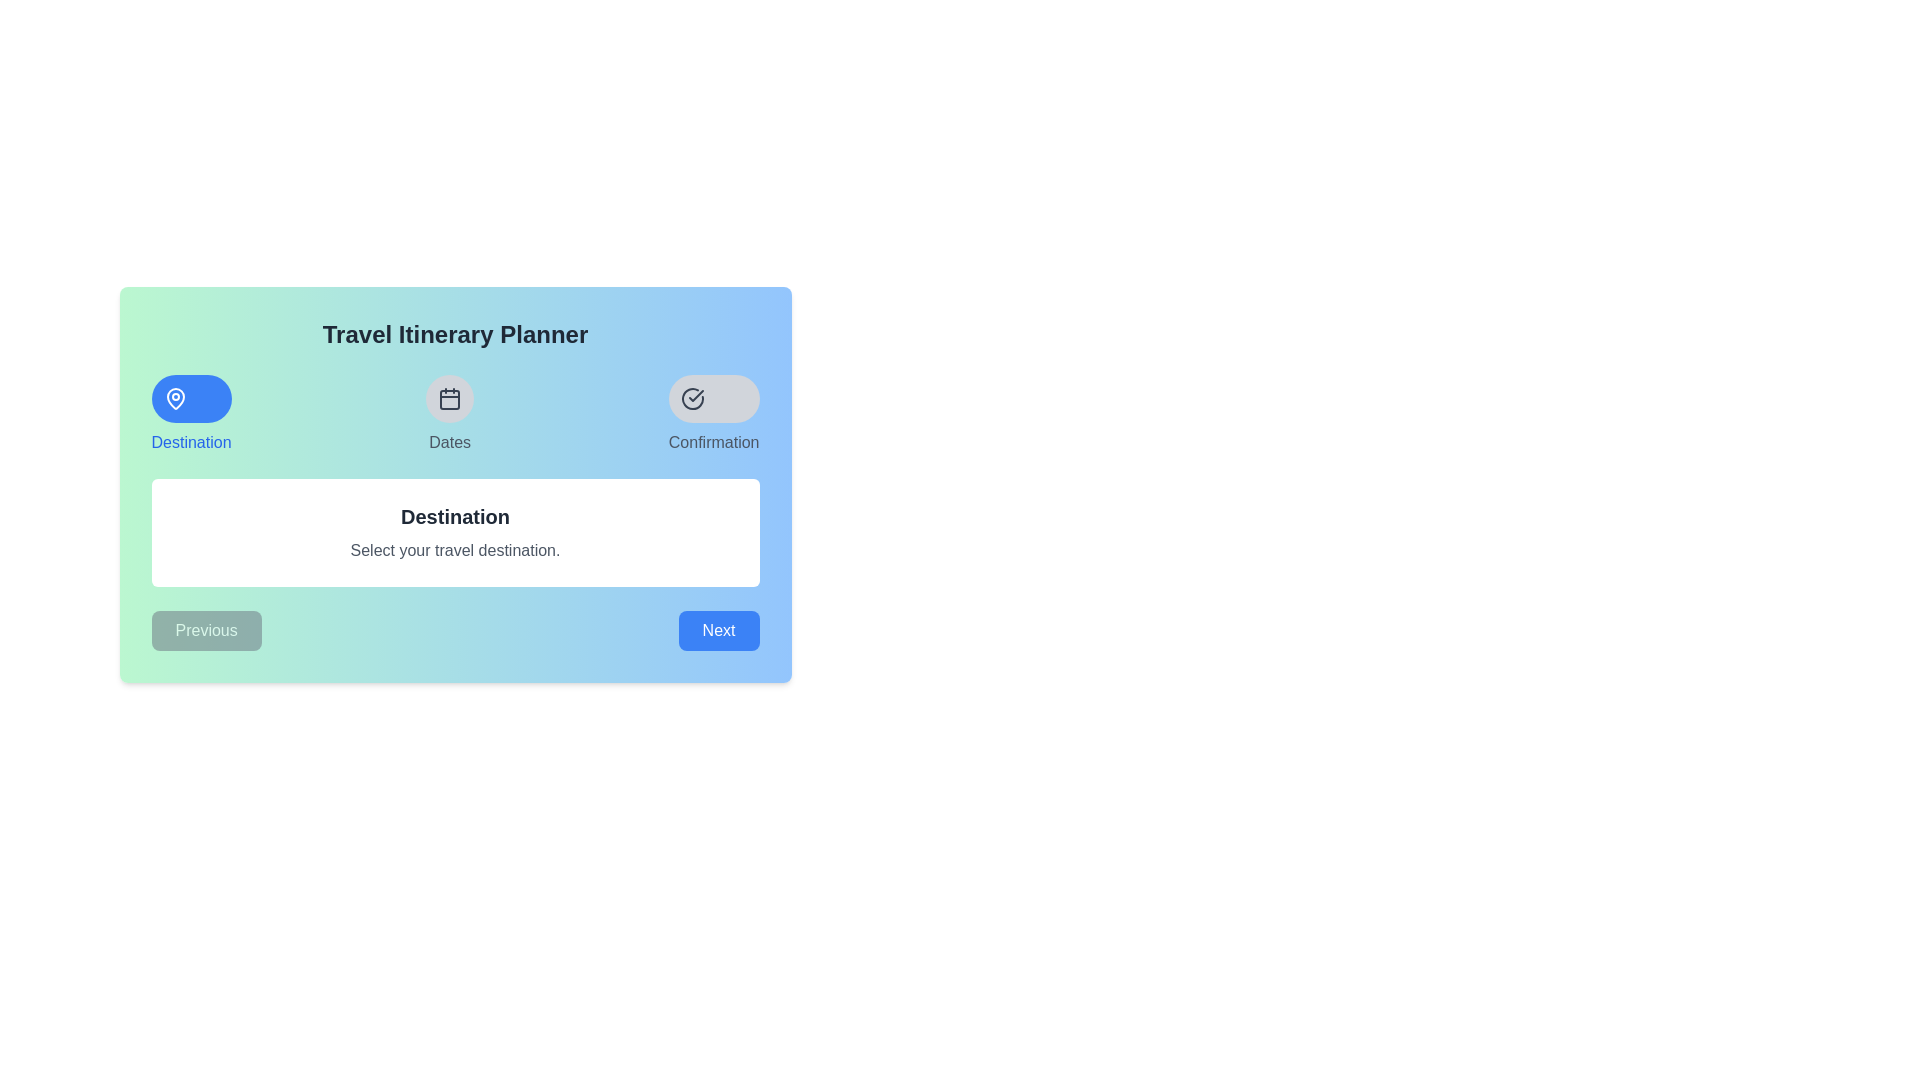  What do you see at coordinates (449, 400) in the screenshot?
I see `the rounded rectangular symbol located inside the calendar icon, which is the second icon from the left in the section labeled 'Dates'` at bounding box center [449, 400].